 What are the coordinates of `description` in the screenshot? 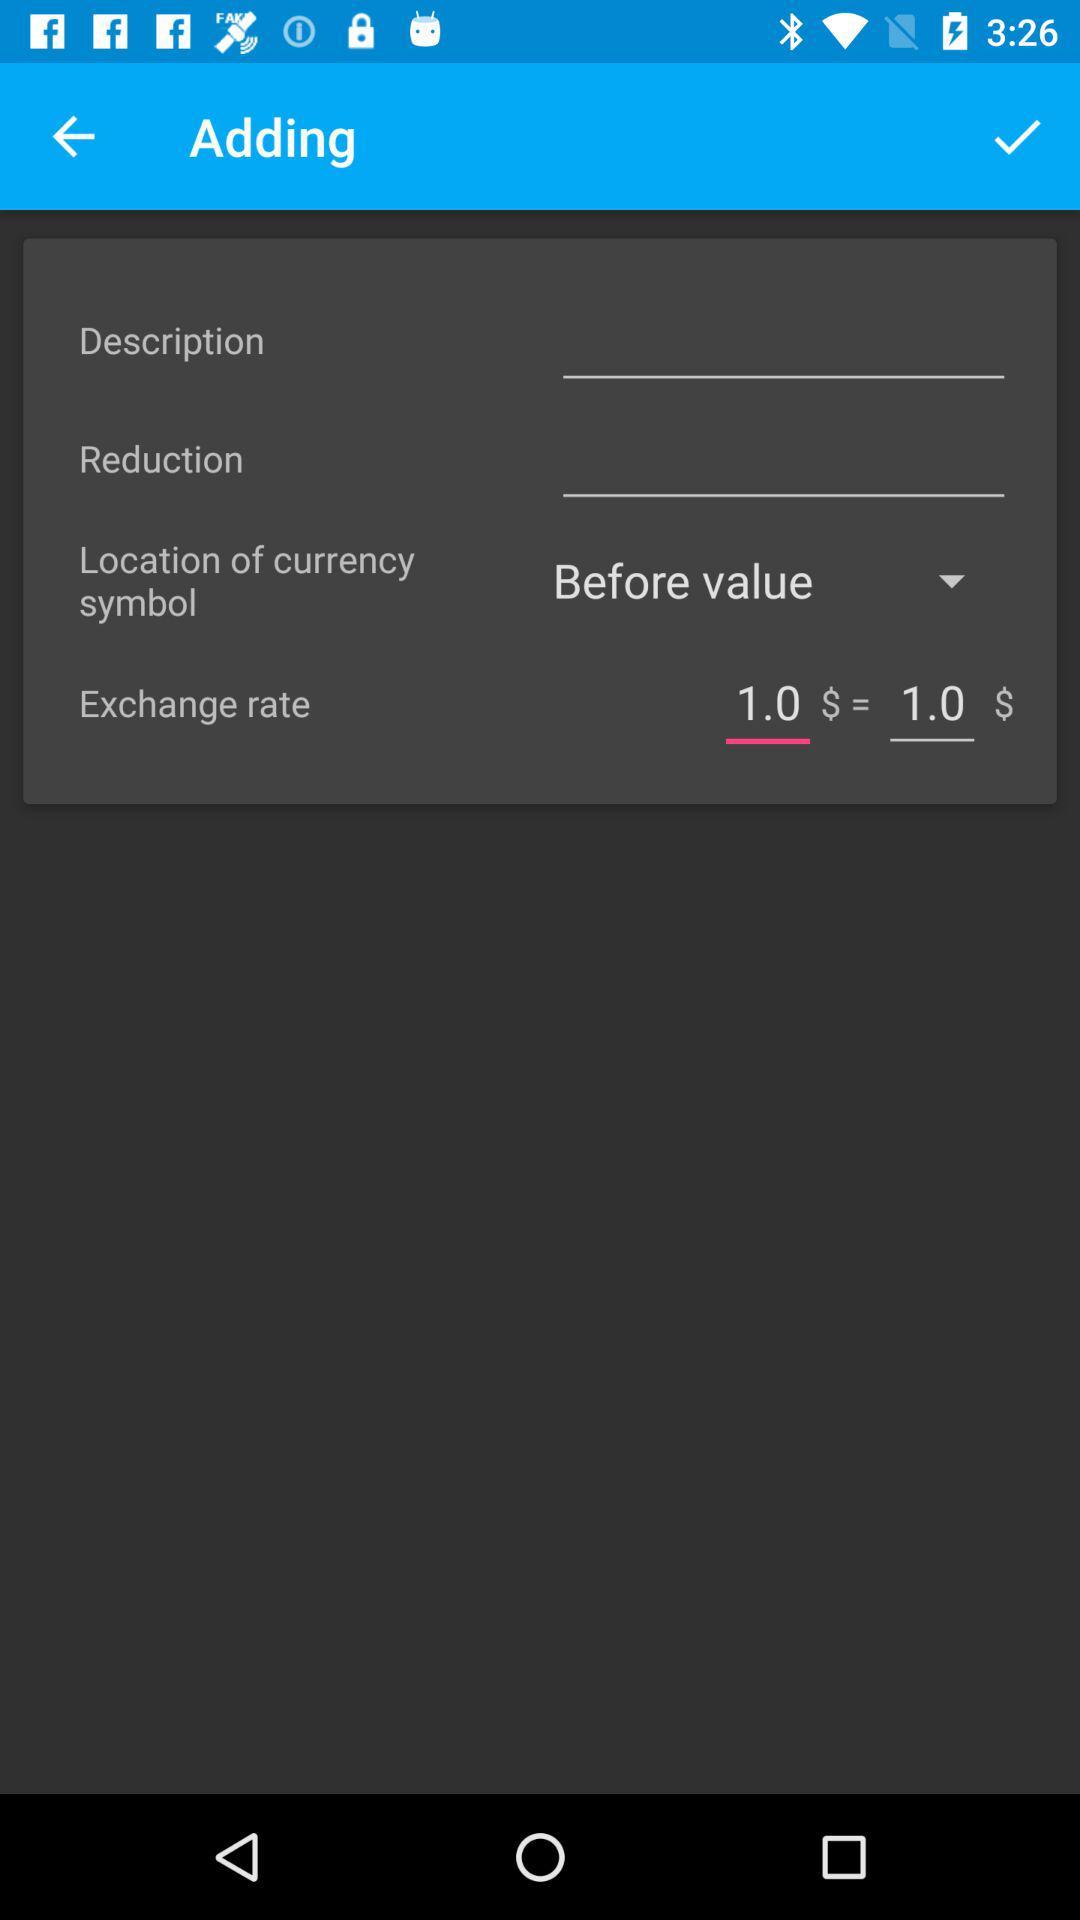 It's located at (782, 339).